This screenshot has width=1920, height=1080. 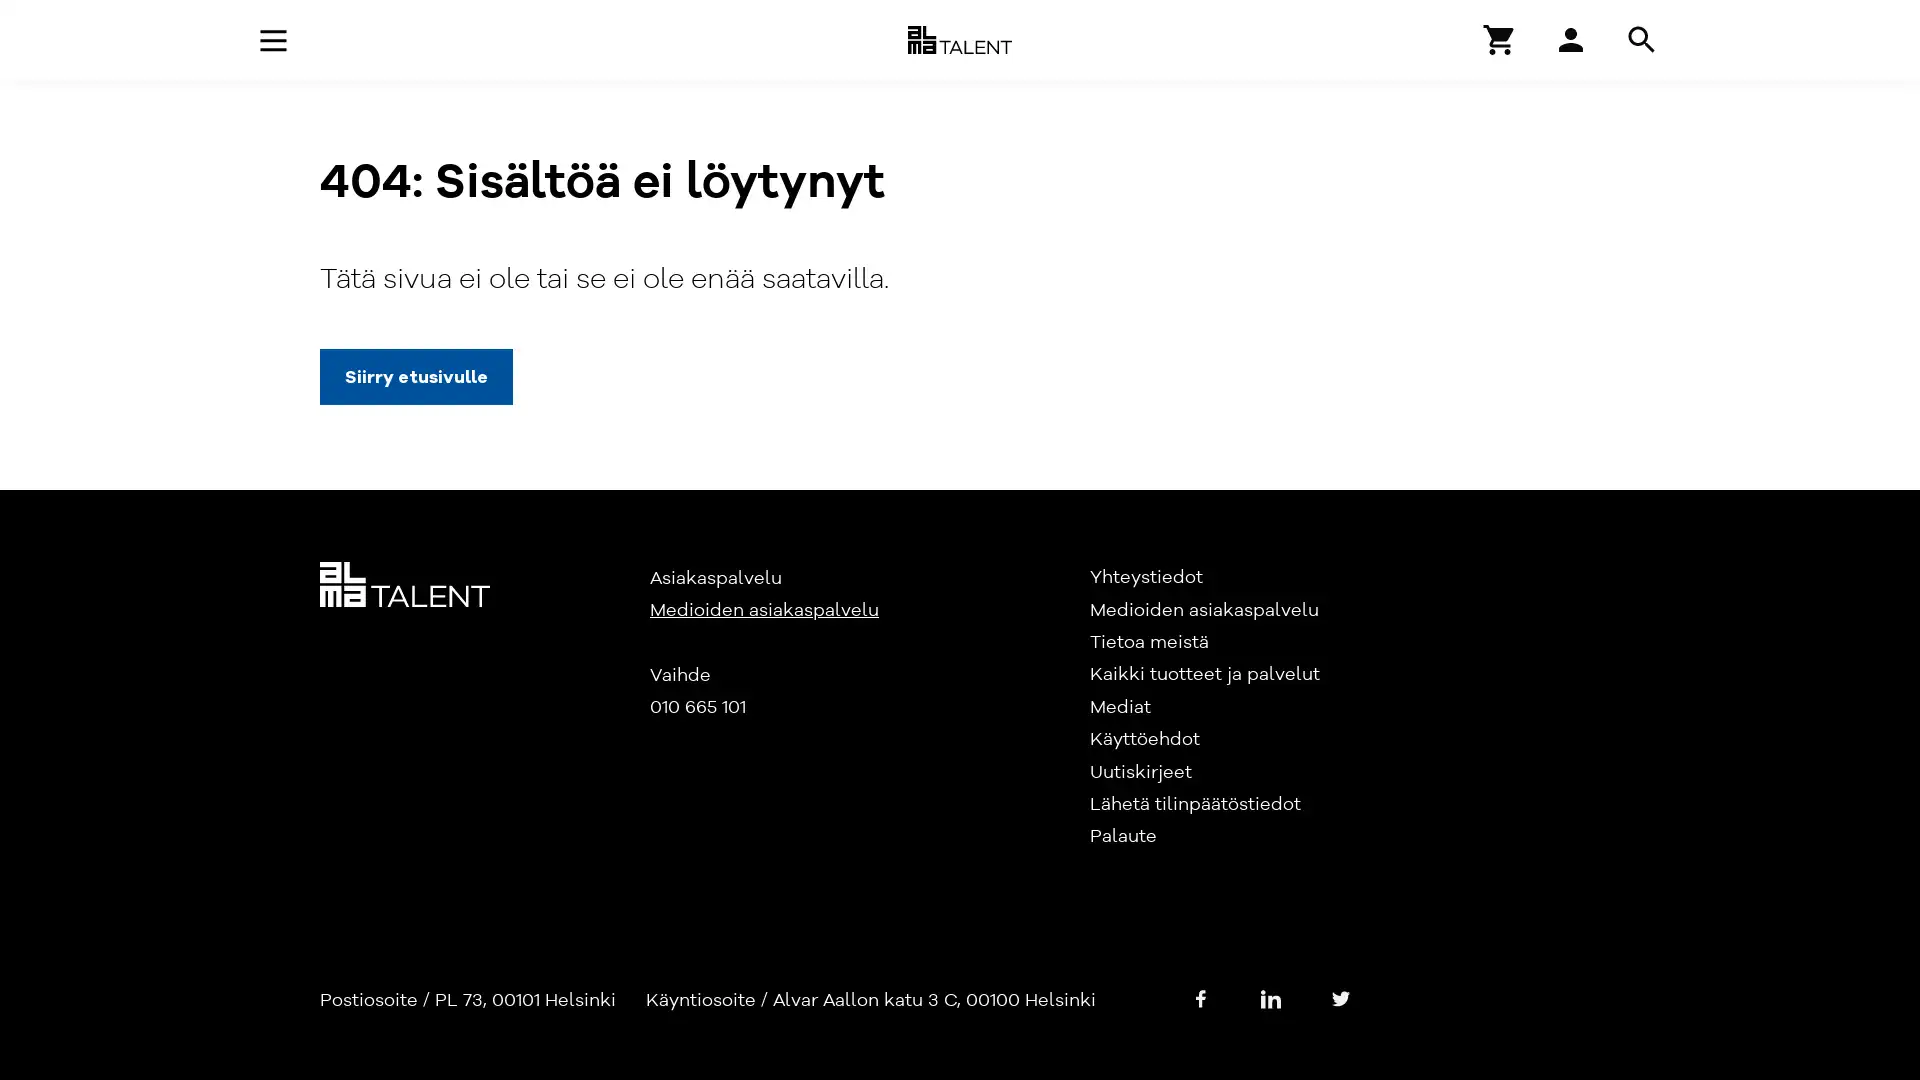 I want to click on Avaa navigaatio, so click(x=272, y=39).